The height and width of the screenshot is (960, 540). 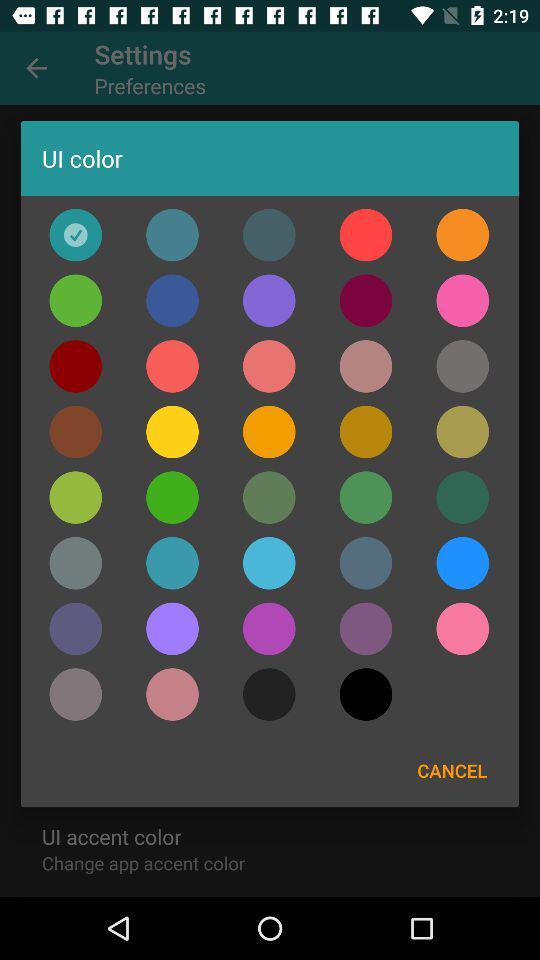 What do you see at coordinates (74, 365) in the screenshot?
I see `color` at bounding box center [74, 365].